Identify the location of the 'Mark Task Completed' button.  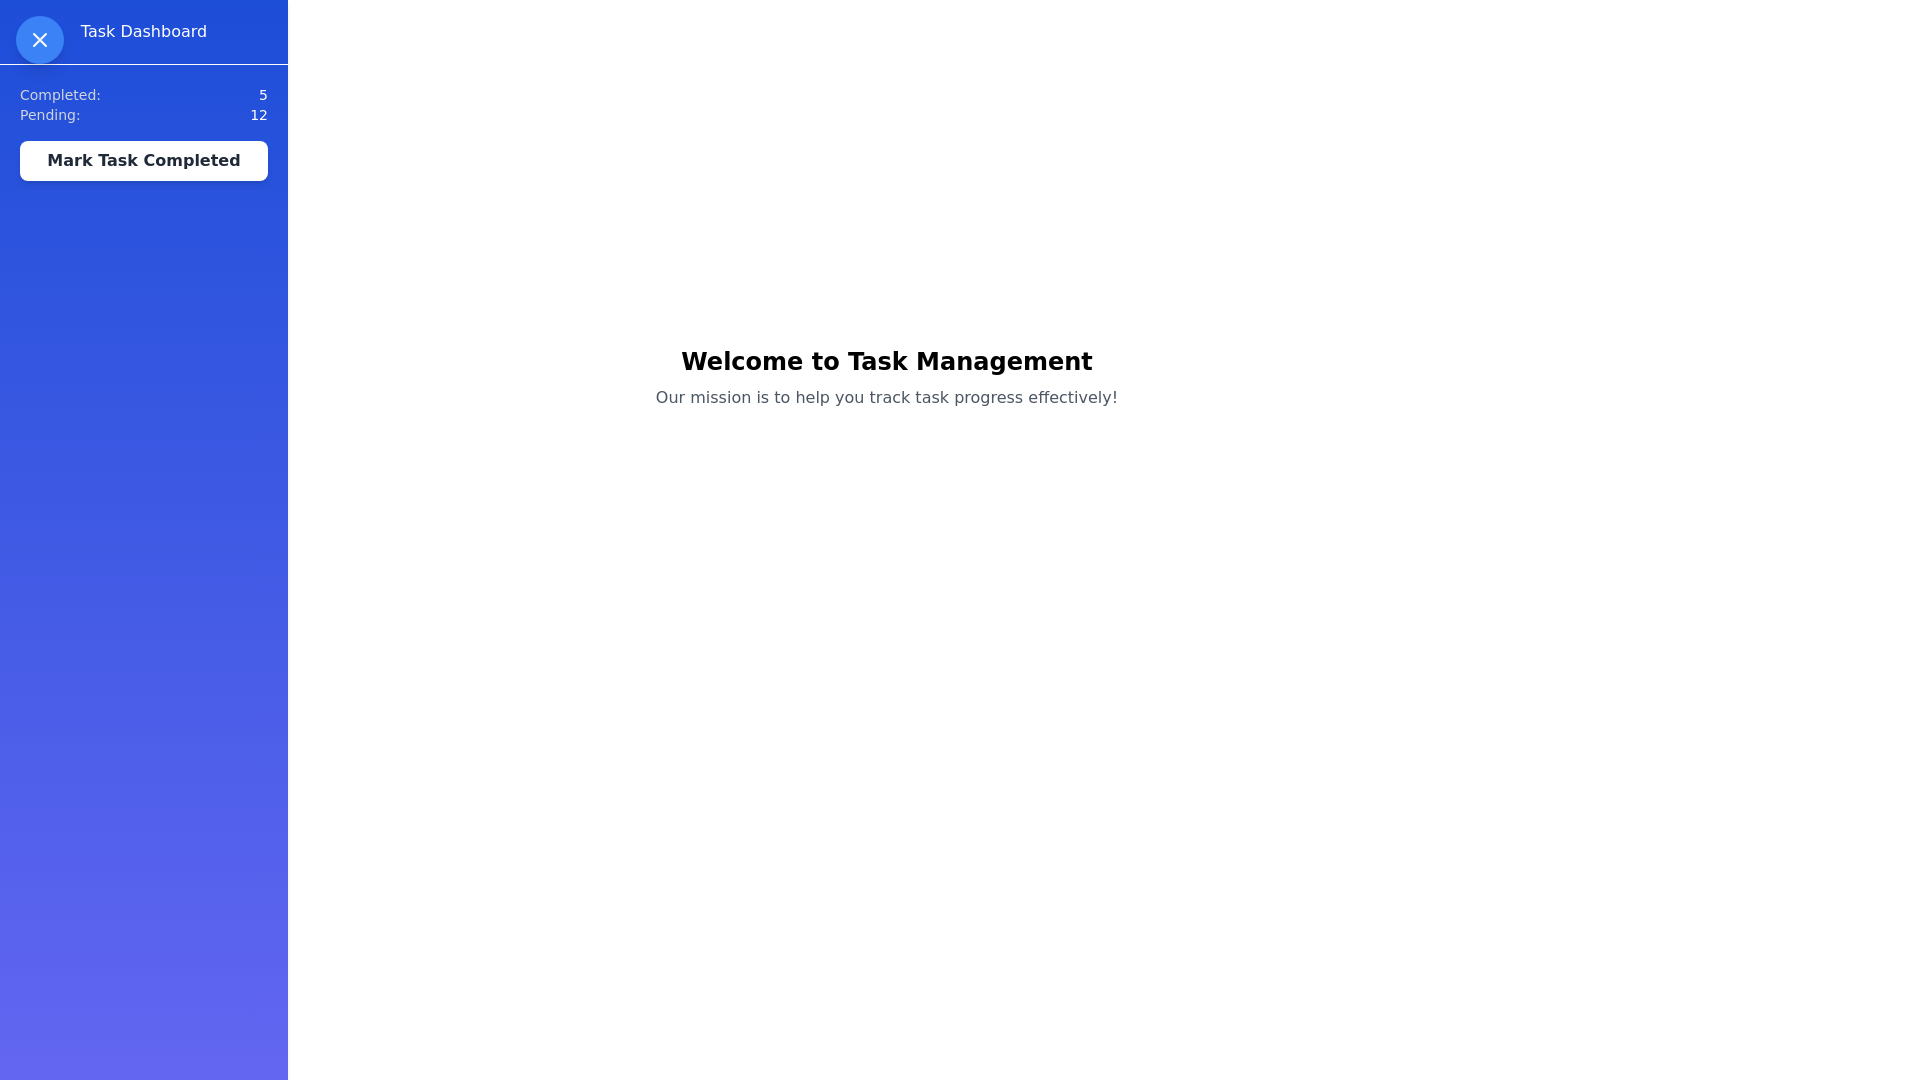
(143, 160).